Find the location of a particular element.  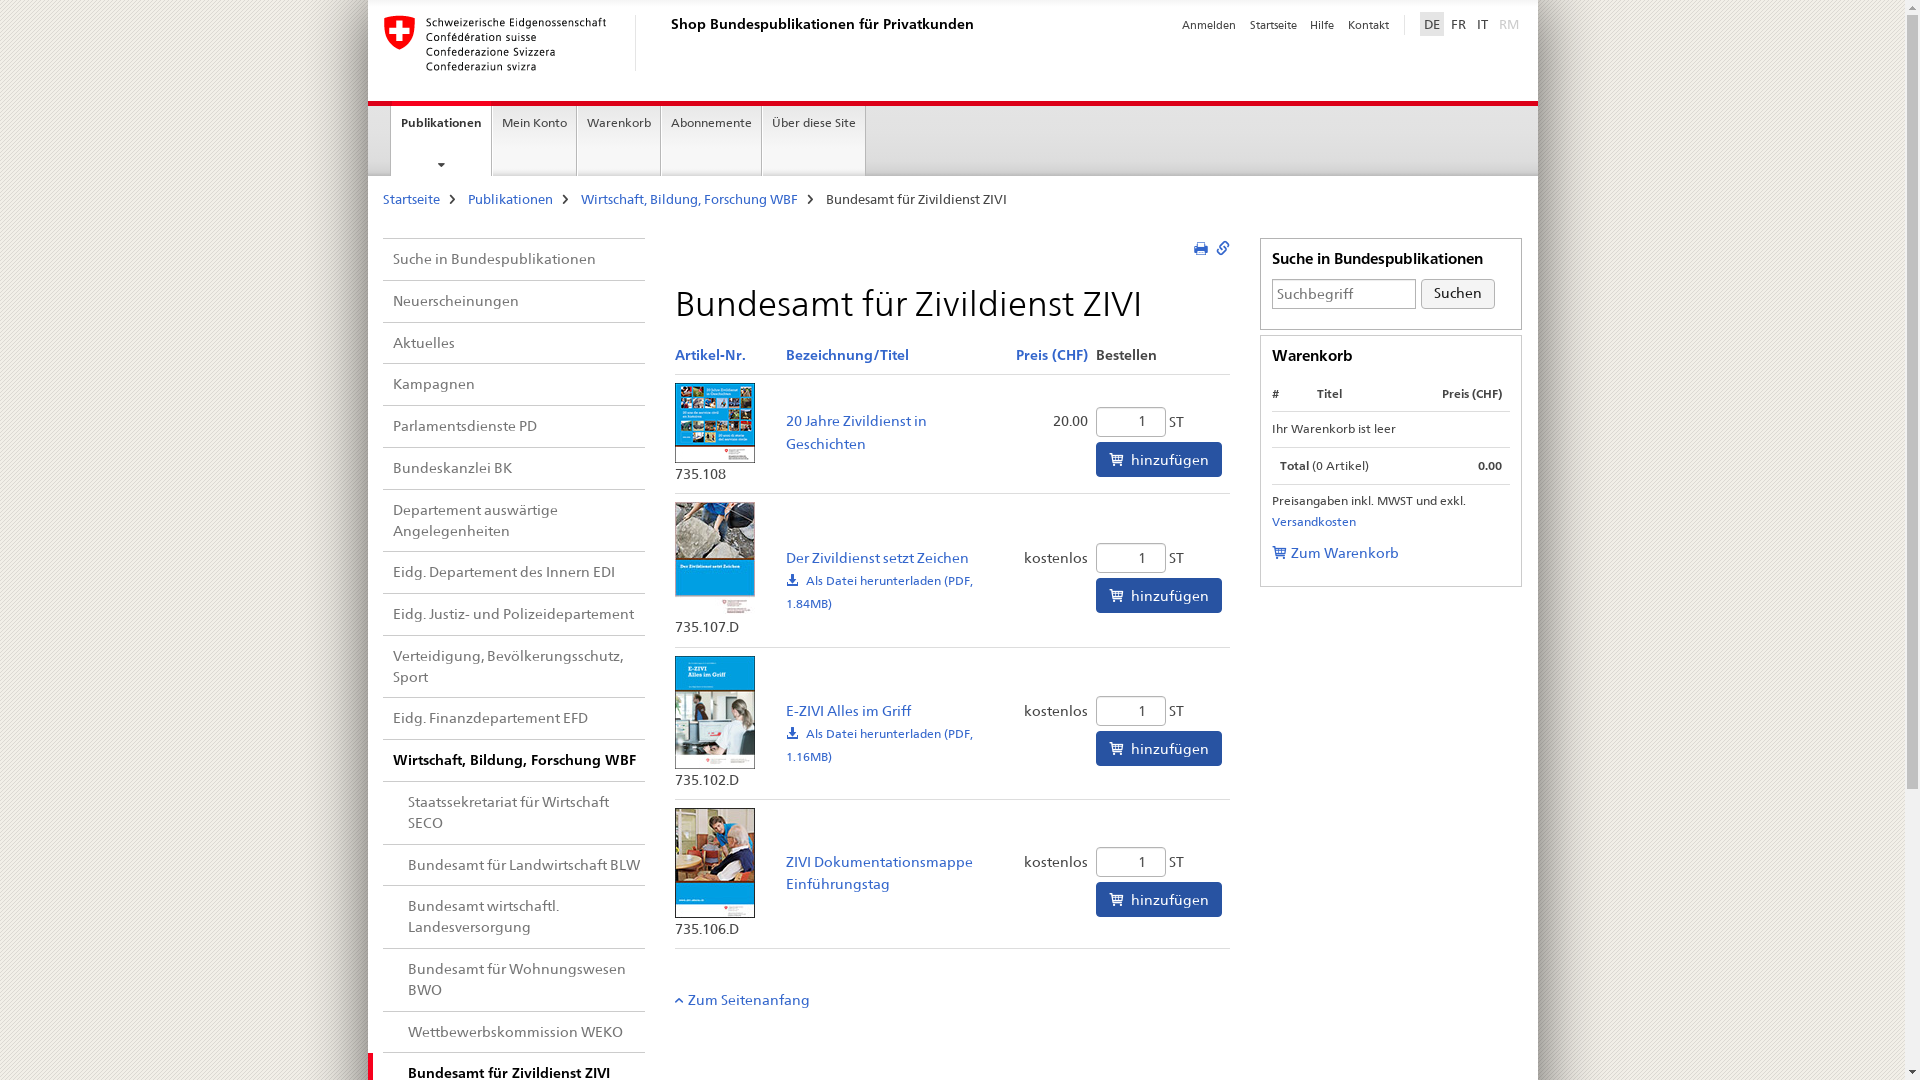

'Aufsteigend sortieren: is located at coordinates (710, 353).